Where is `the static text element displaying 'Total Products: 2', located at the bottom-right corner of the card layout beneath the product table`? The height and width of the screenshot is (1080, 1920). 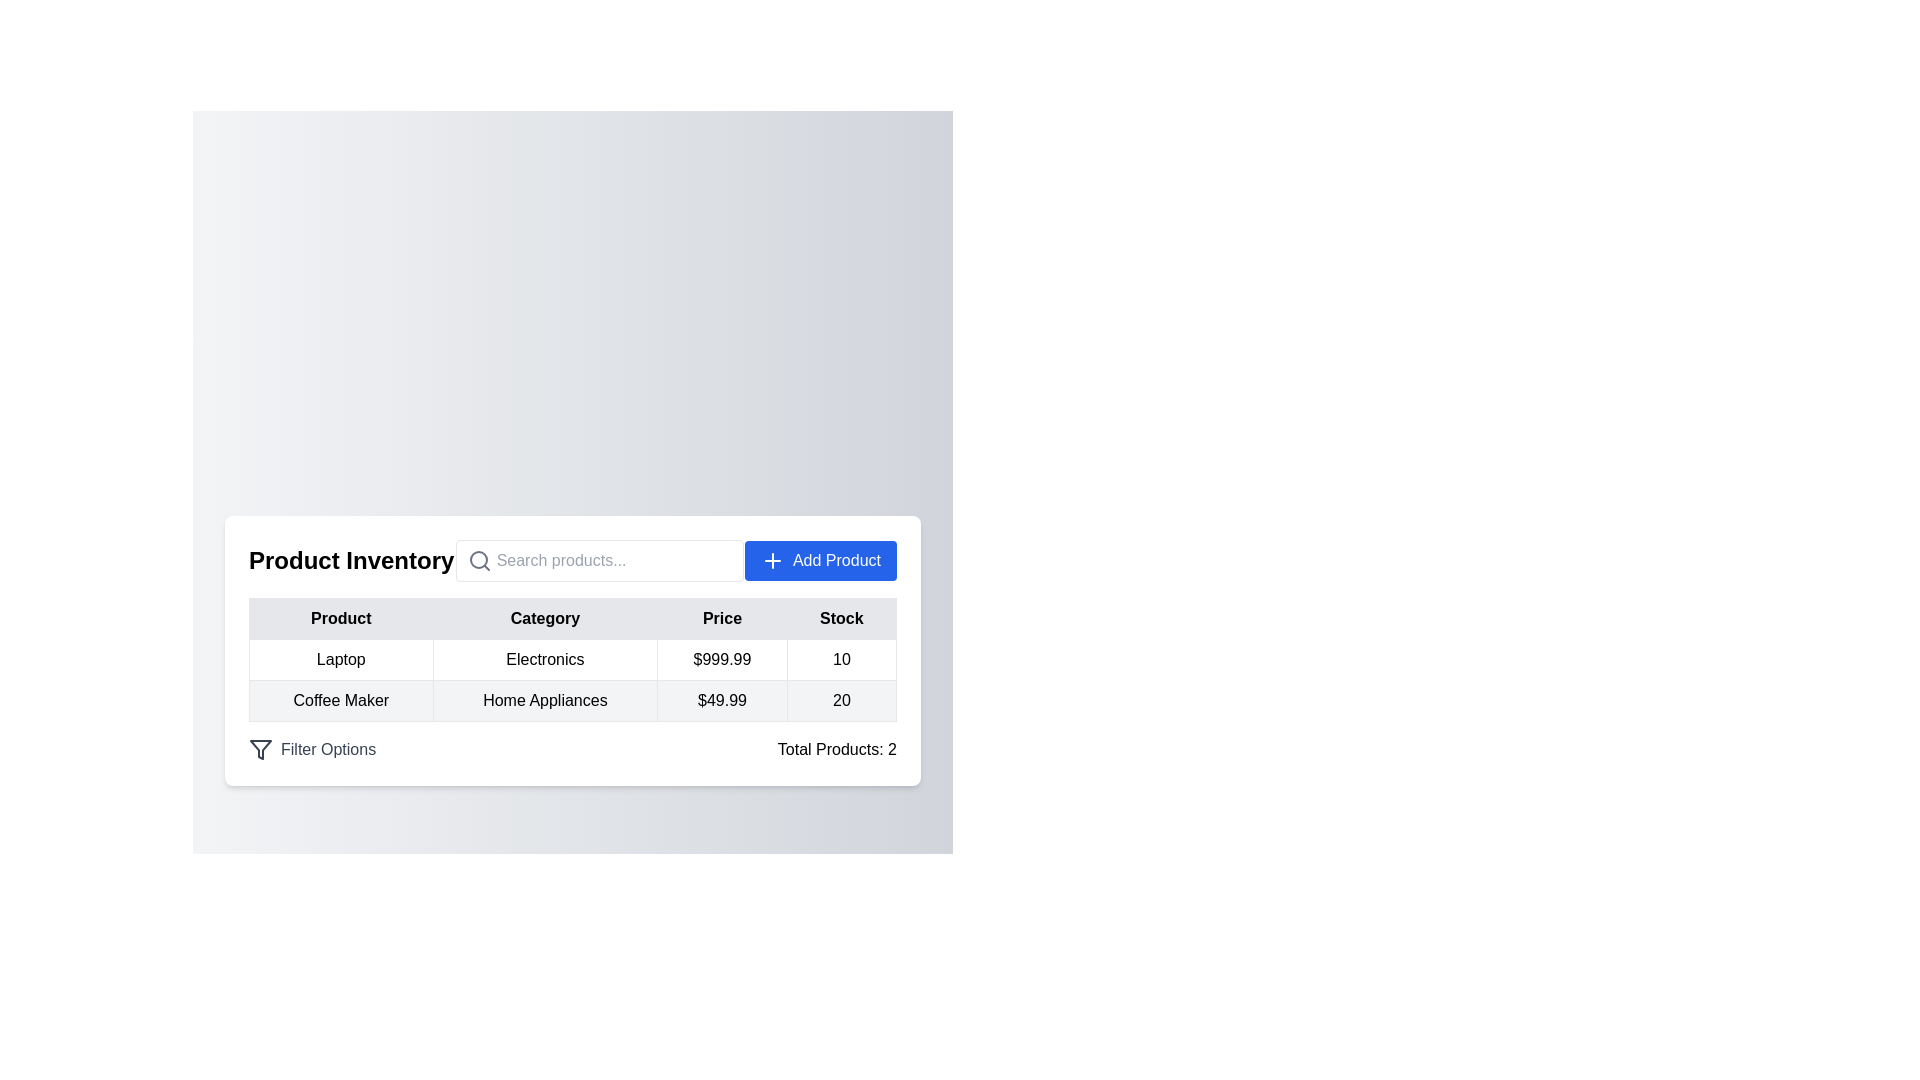 the static text element displaying 'Total Products: 2', located at the bottom-right corner of the card layout beneath the product table is located at coordinates (837, 749).